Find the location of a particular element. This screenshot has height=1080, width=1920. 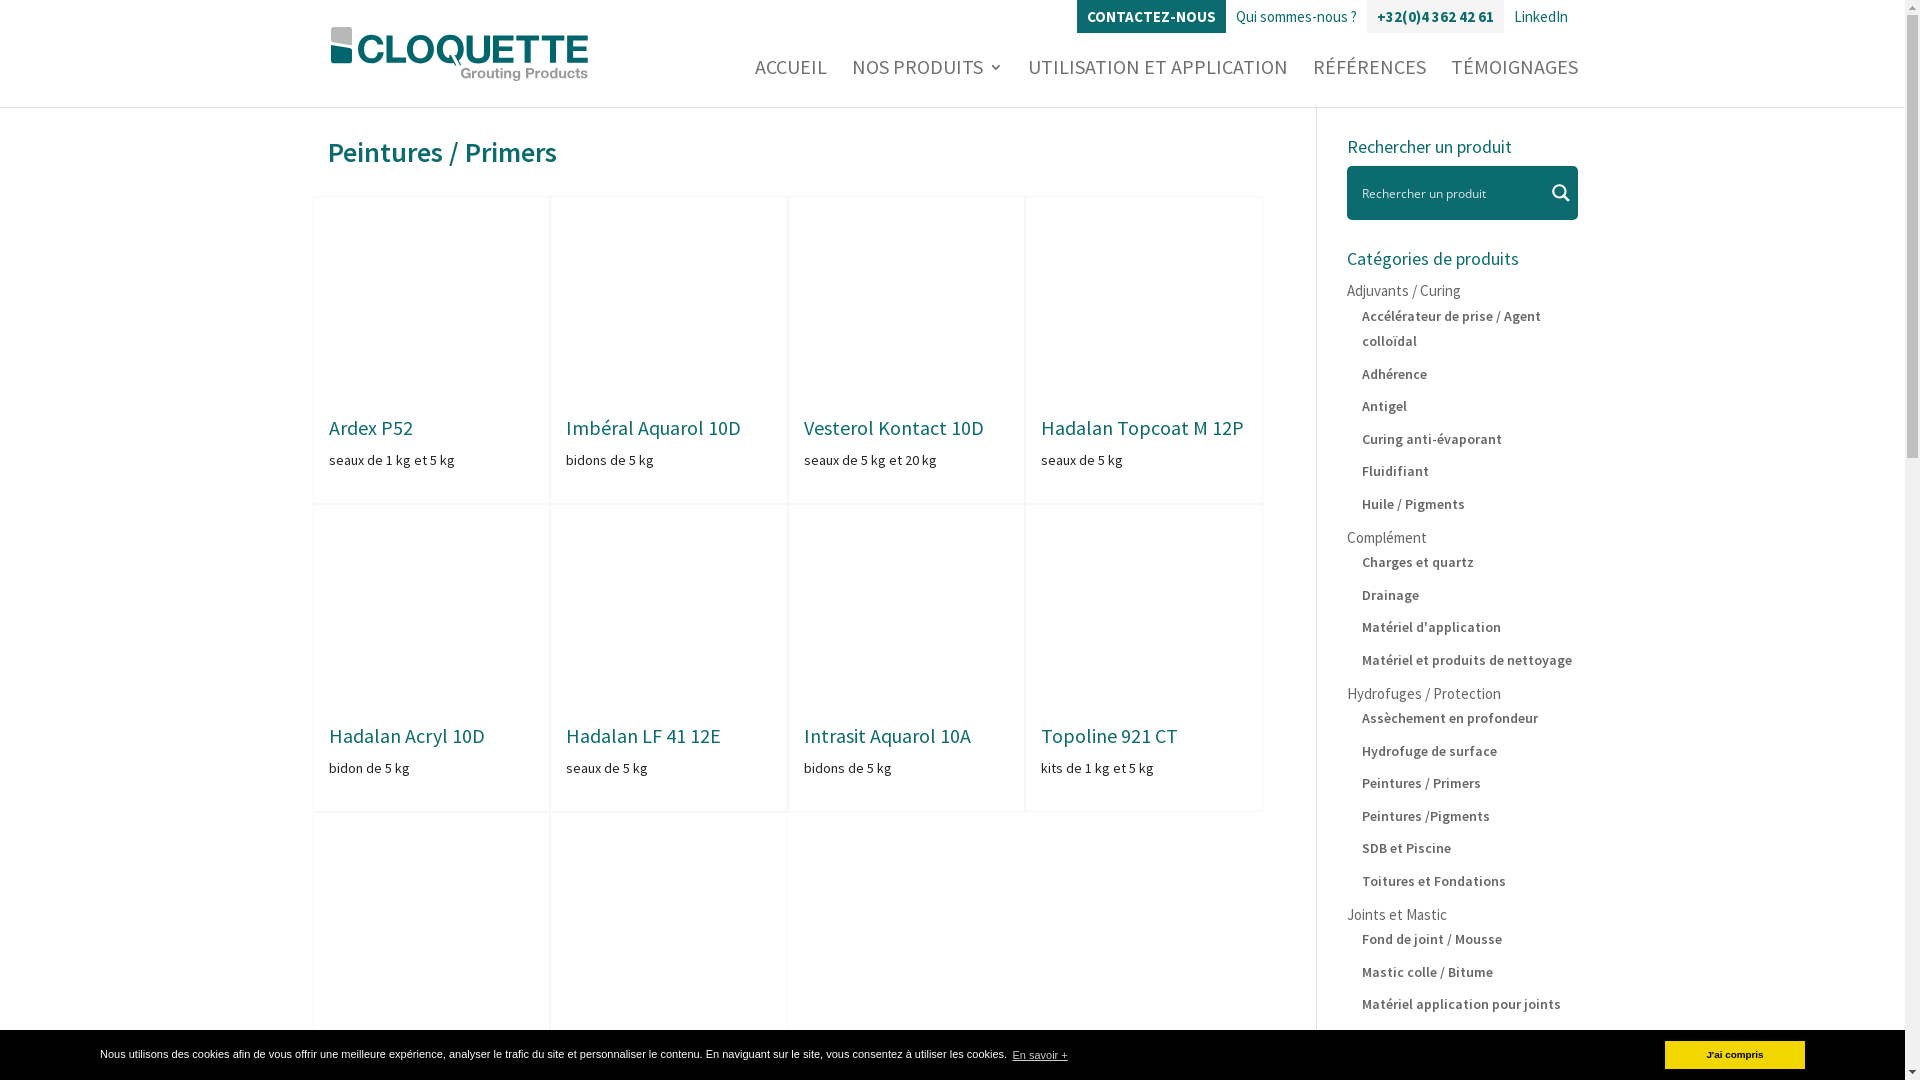

'+32(0)4 362 42 61' is located at coordinates (1433, 16).